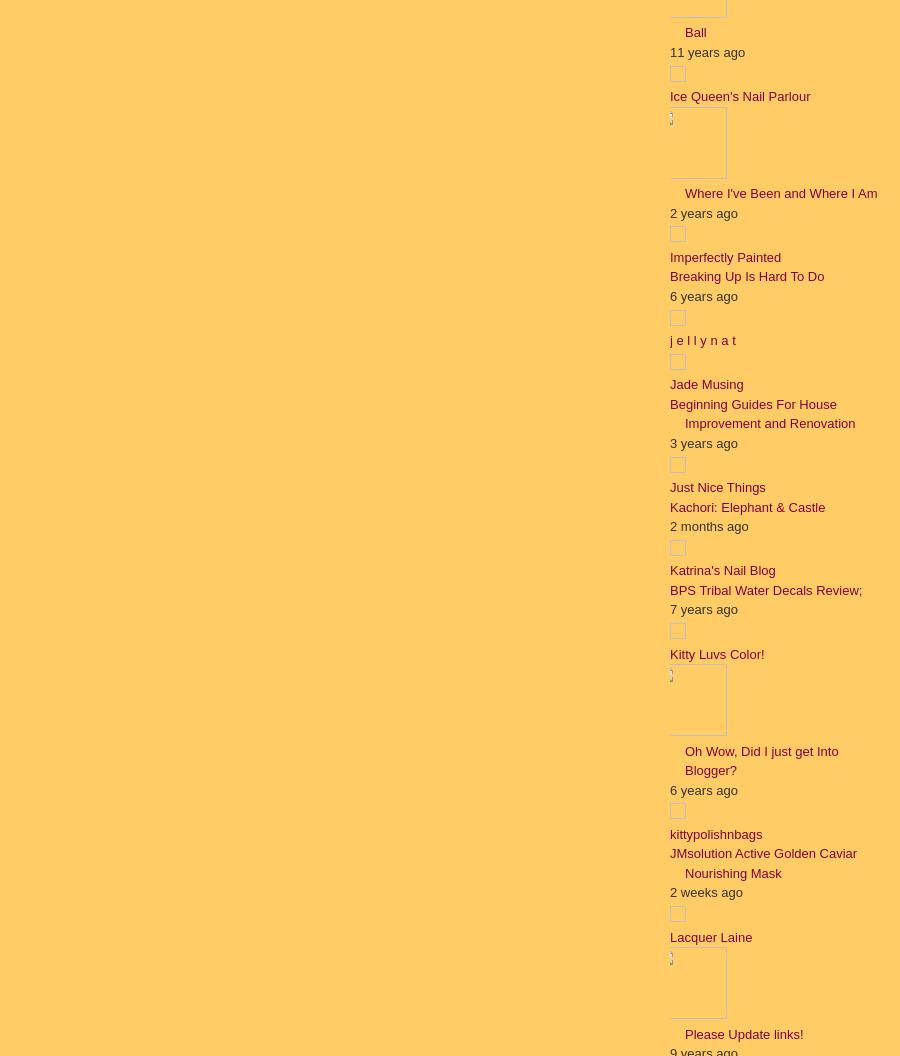  Describe the element at coordinates (702, 442) in the screenshot. I see `'3 years ago'` at that location.